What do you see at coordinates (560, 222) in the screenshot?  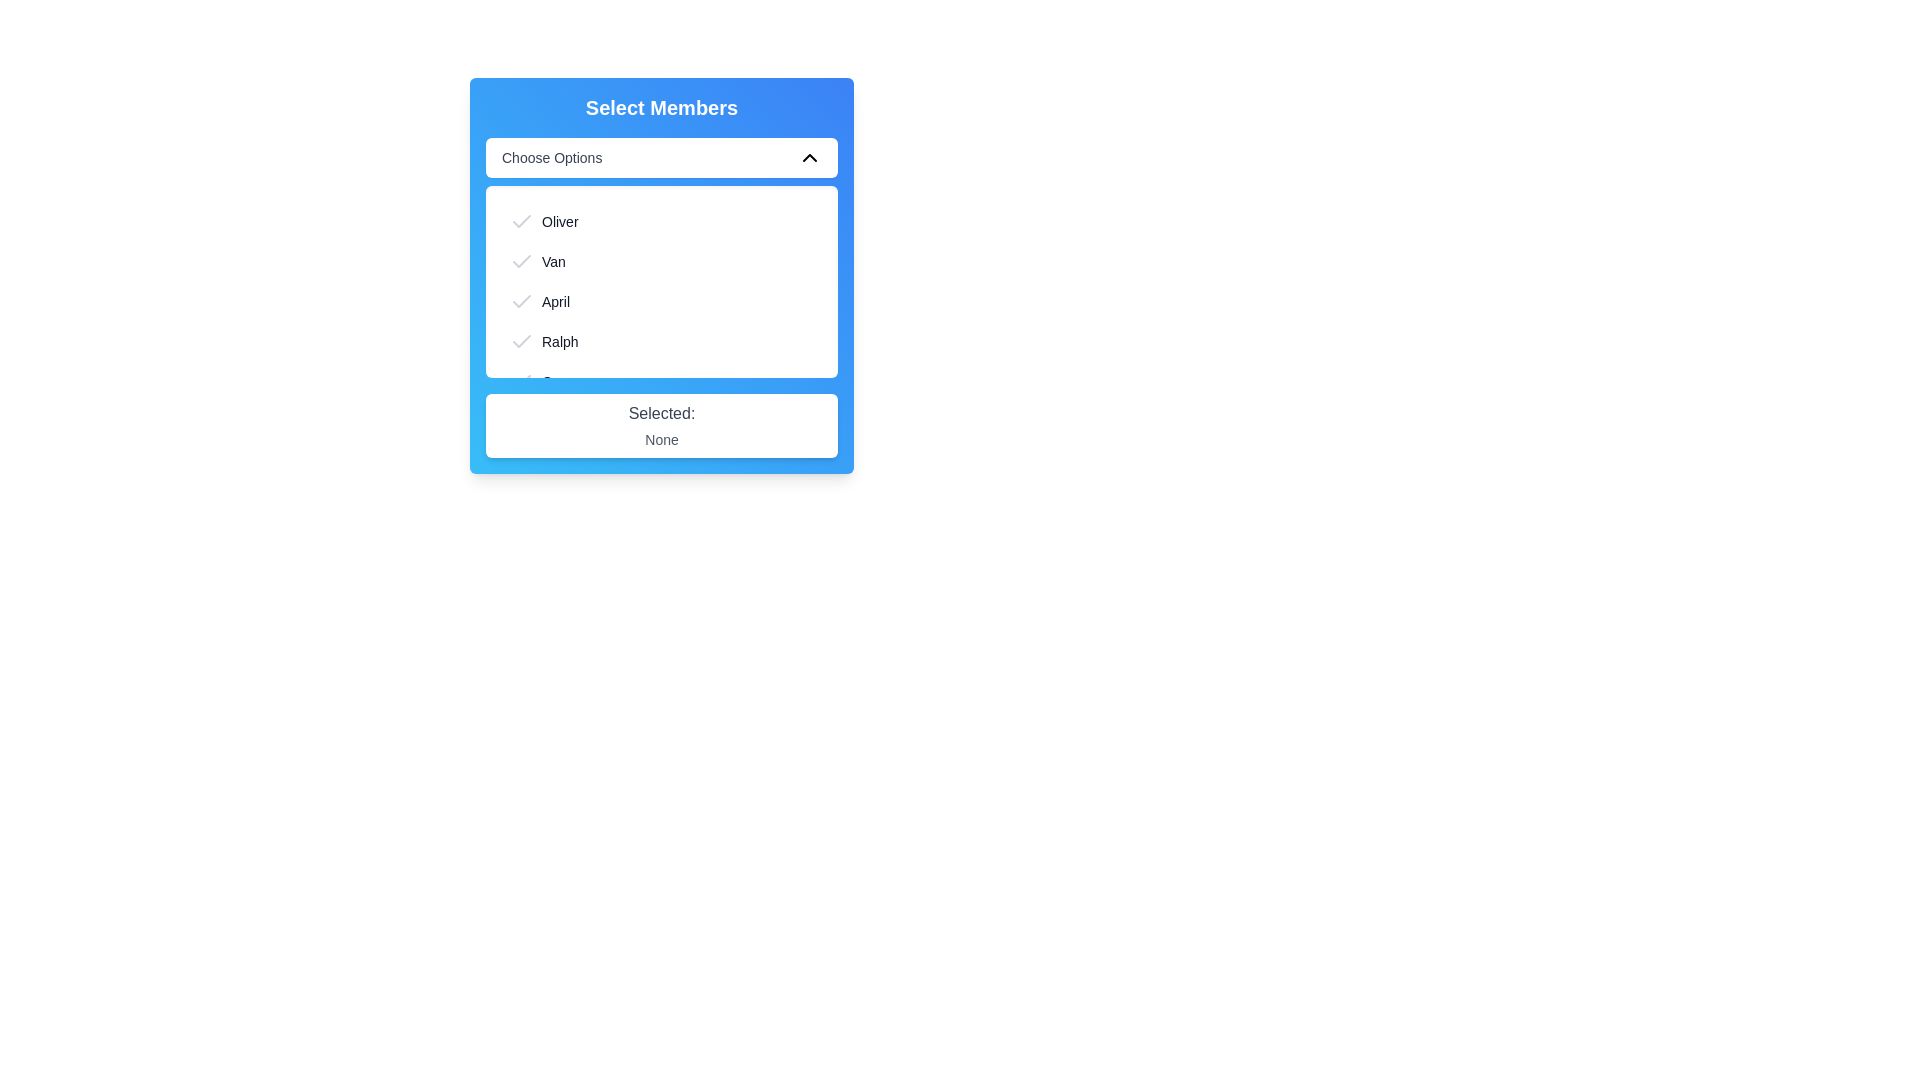 I see `the text label displaying 'Oliver' in the dropdown menu, which is positioned at the top of the list and adjacent to a checkmark icon` at bounding box center [560, 222].